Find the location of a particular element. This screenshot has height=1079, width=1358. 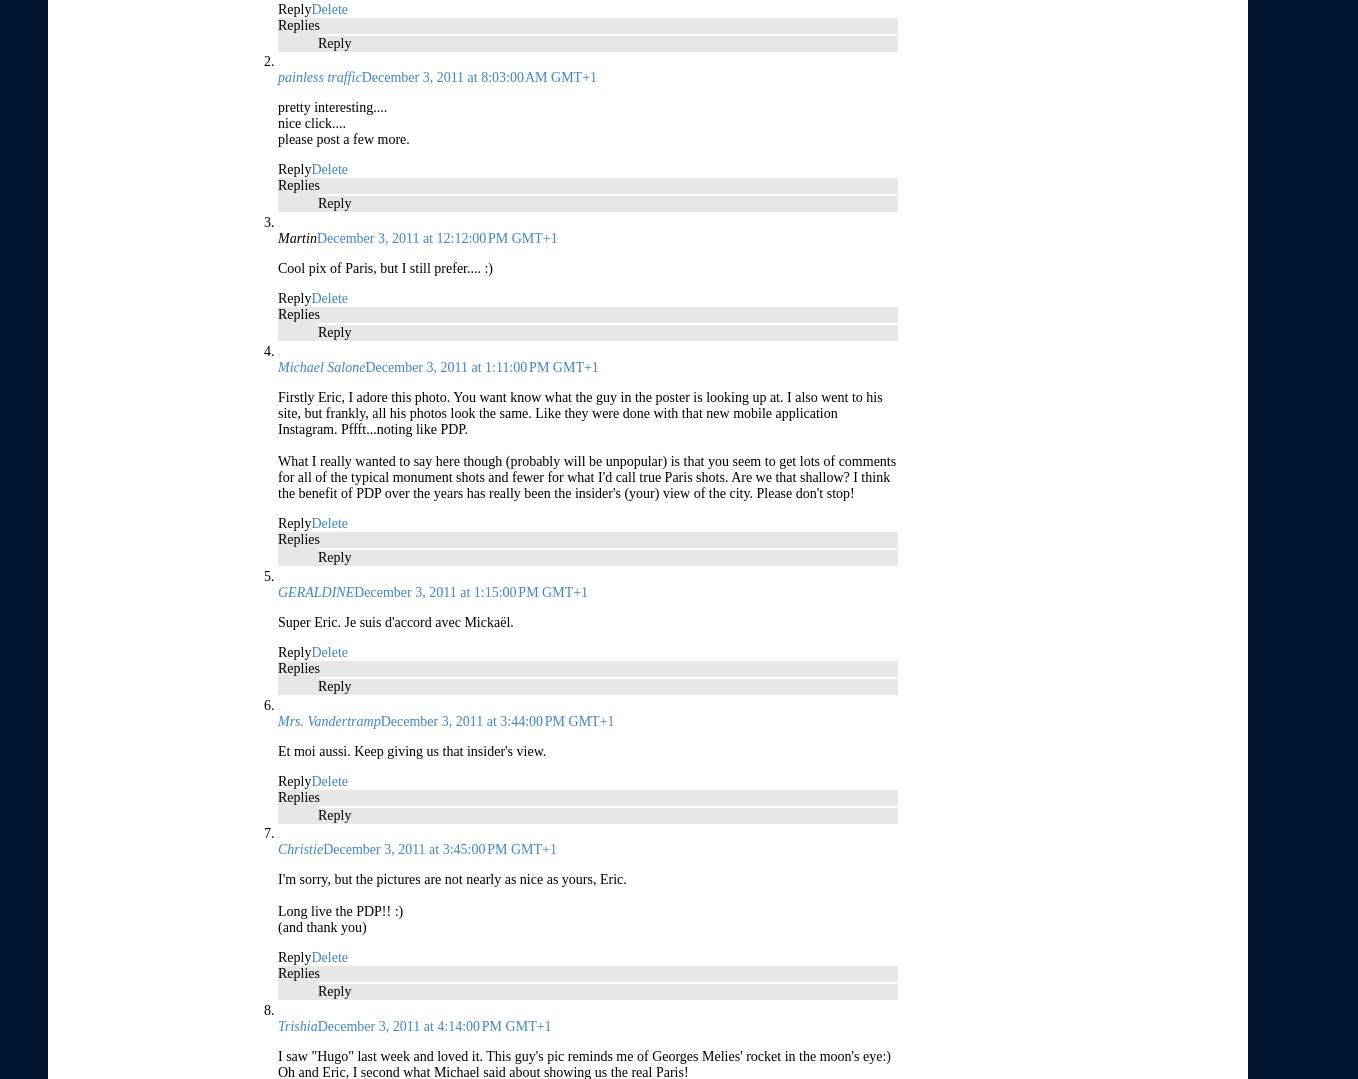

'December 3, 2011 at 1:15:00 PM GMT+1' is located at coordinates (470, 591).